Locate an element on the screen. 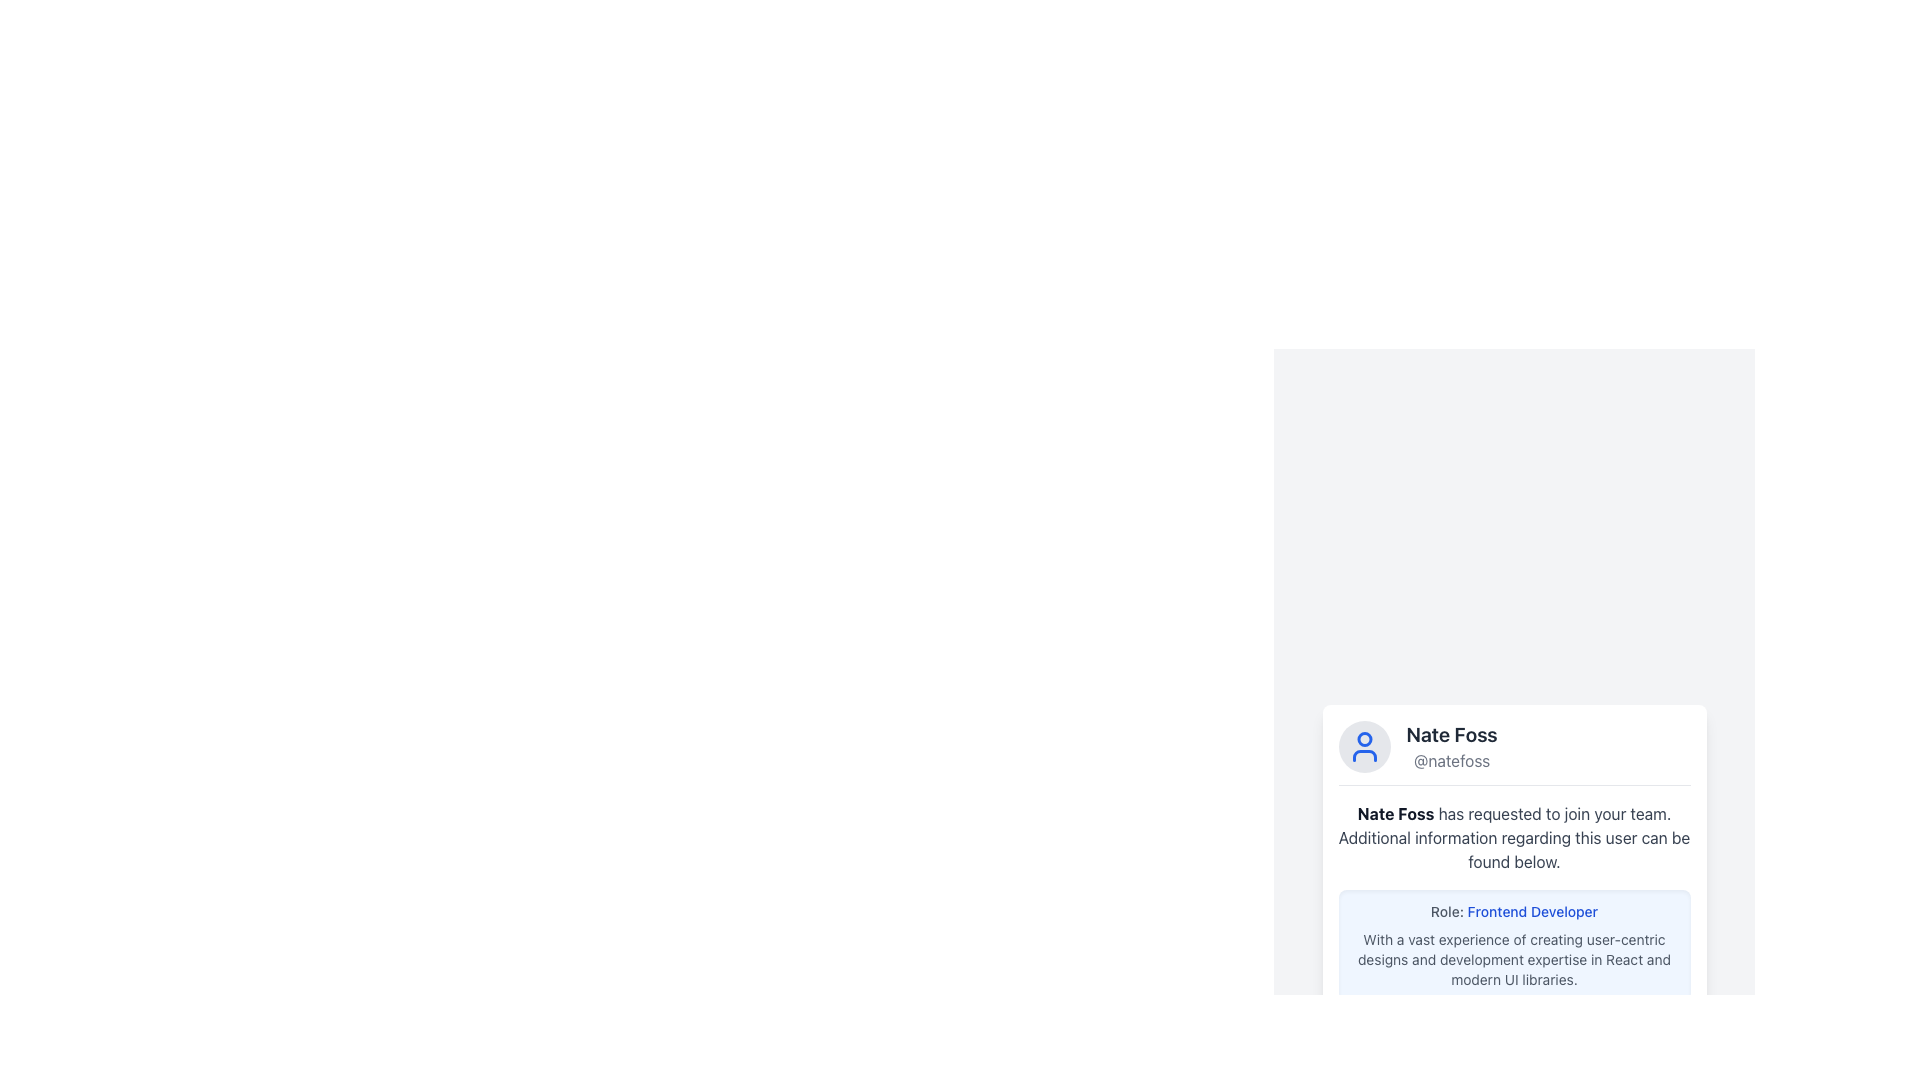 The width and height of the screenshot is (1920, 1080). the hyperlink labeled 'Frontend Developer' in the informational text block that provides details about the user's role and expertise is located at coordinates (1514, 945).